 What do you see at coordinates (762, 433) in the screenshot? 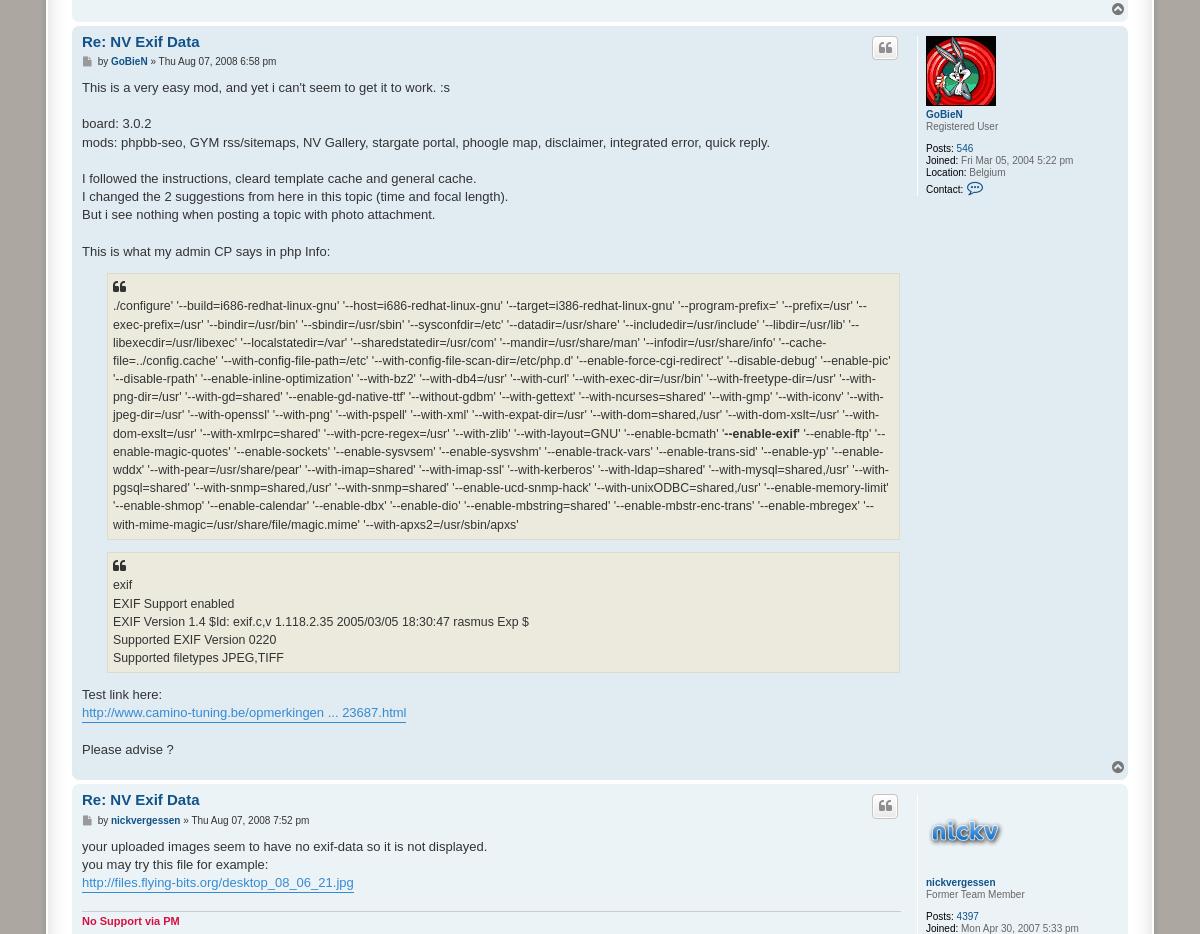
I see `'--enable-exif''` at bounding box center [762, 433].